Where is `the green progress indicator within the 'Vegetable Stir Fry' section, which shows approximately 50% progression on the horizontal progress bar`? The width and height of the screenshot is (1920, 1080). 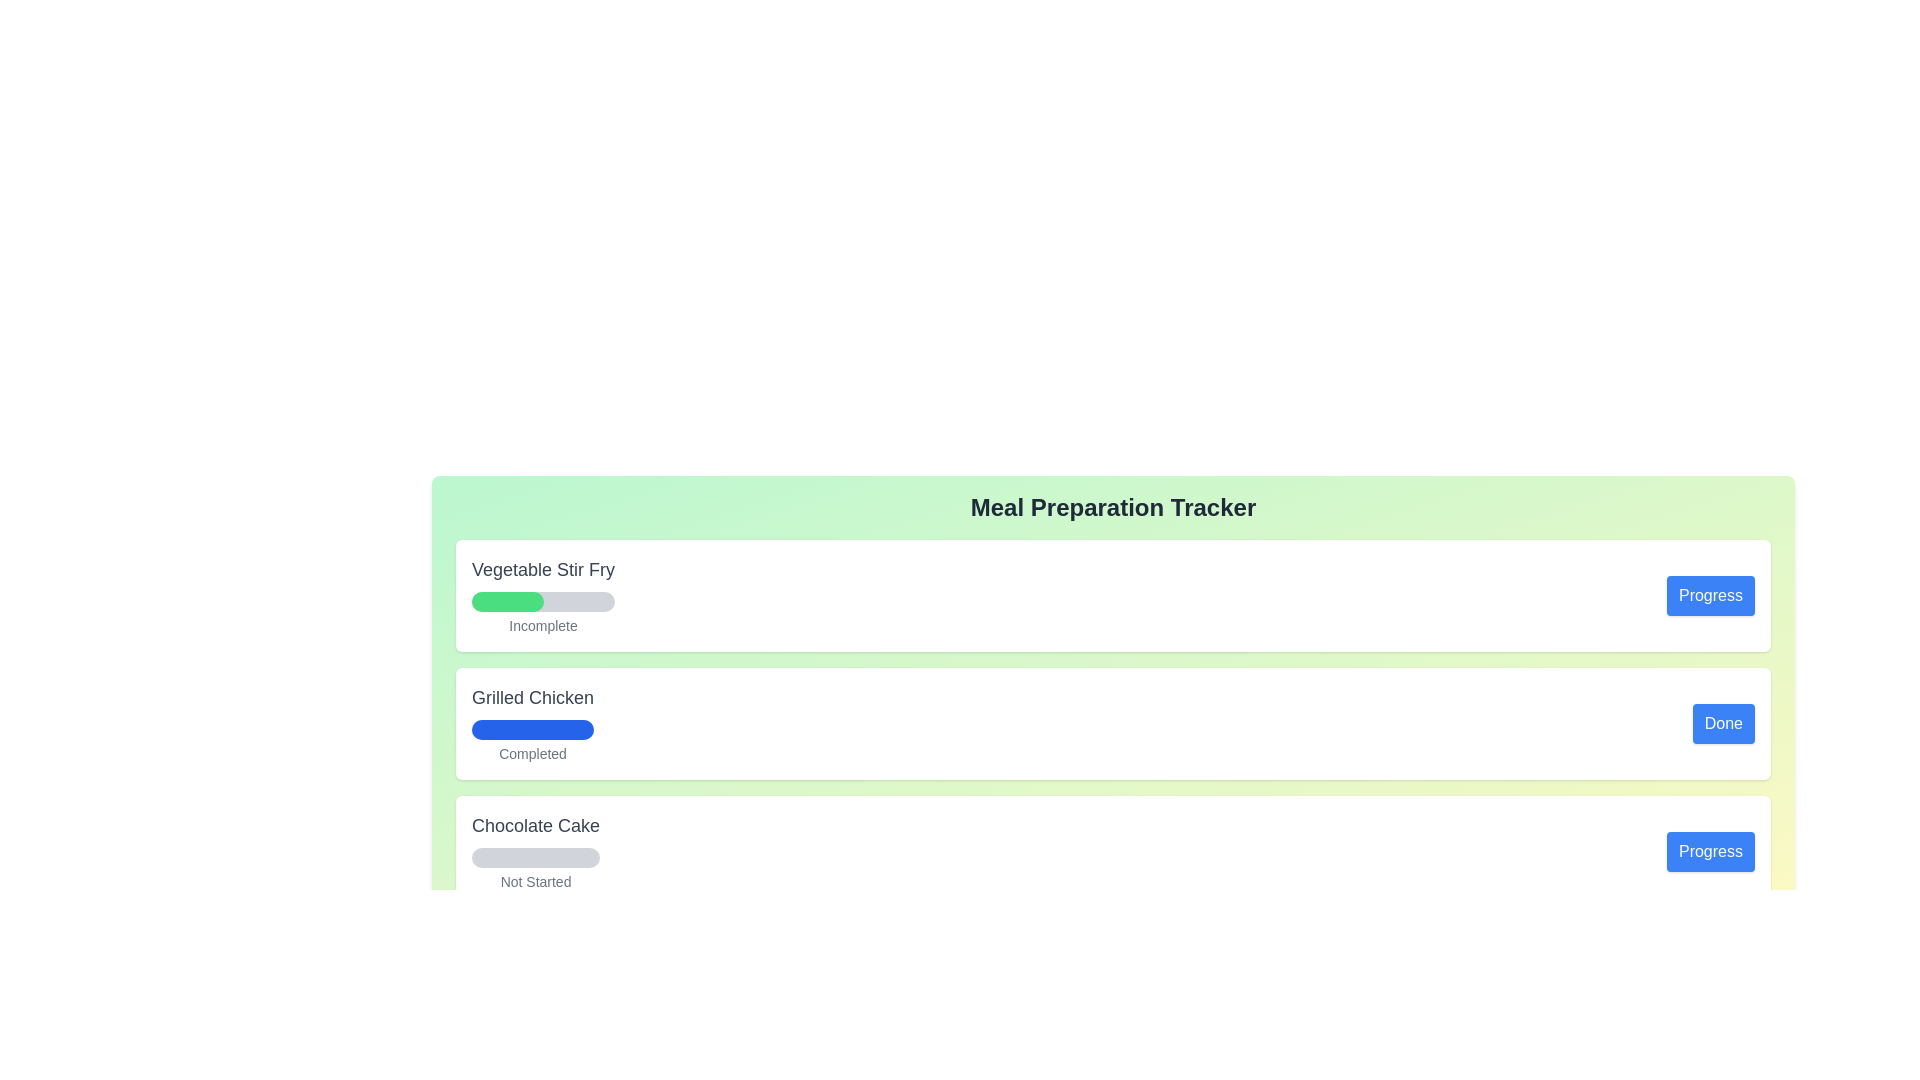 the green progress indicator within the 'Vegetable Stir Fry' section, which shows approximately 50% progression on the horizontal progress bar is located at coordinates (507, 600).